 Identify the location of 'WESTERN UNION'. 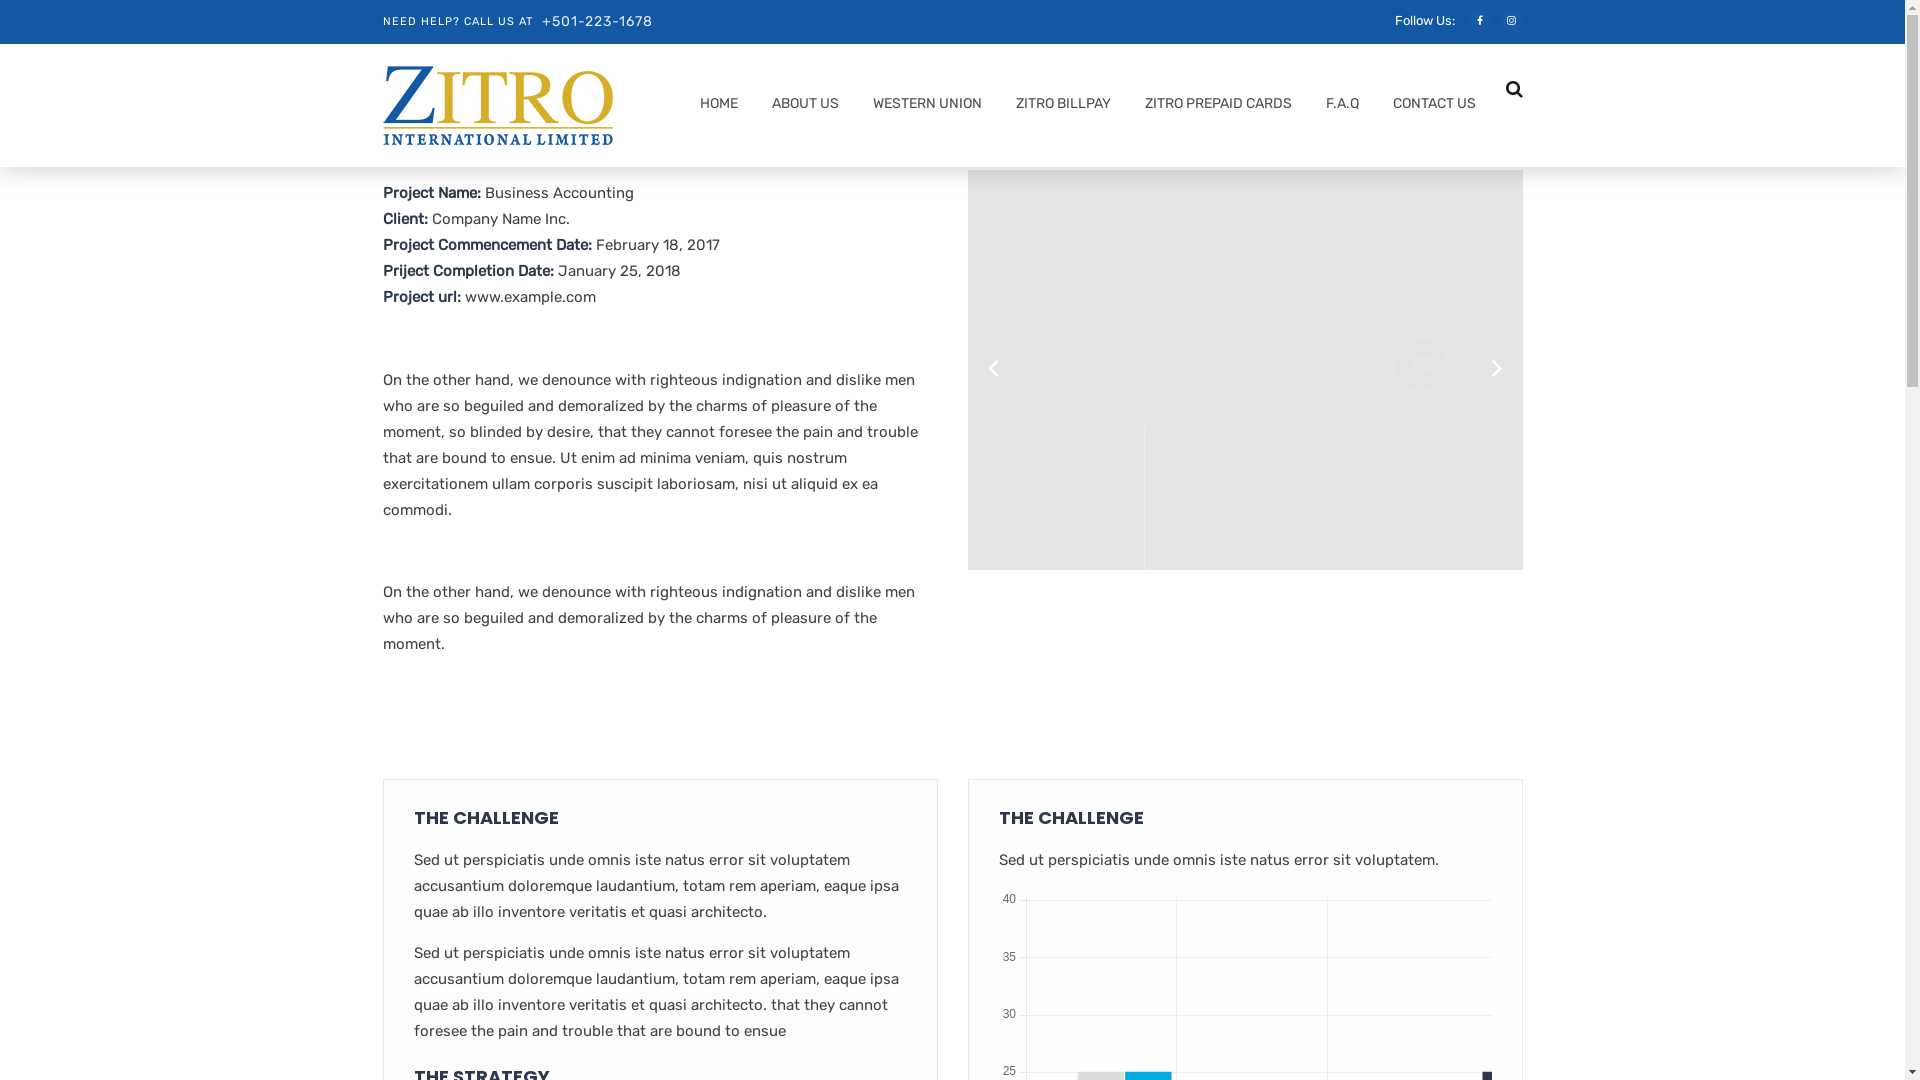
(862, 108).